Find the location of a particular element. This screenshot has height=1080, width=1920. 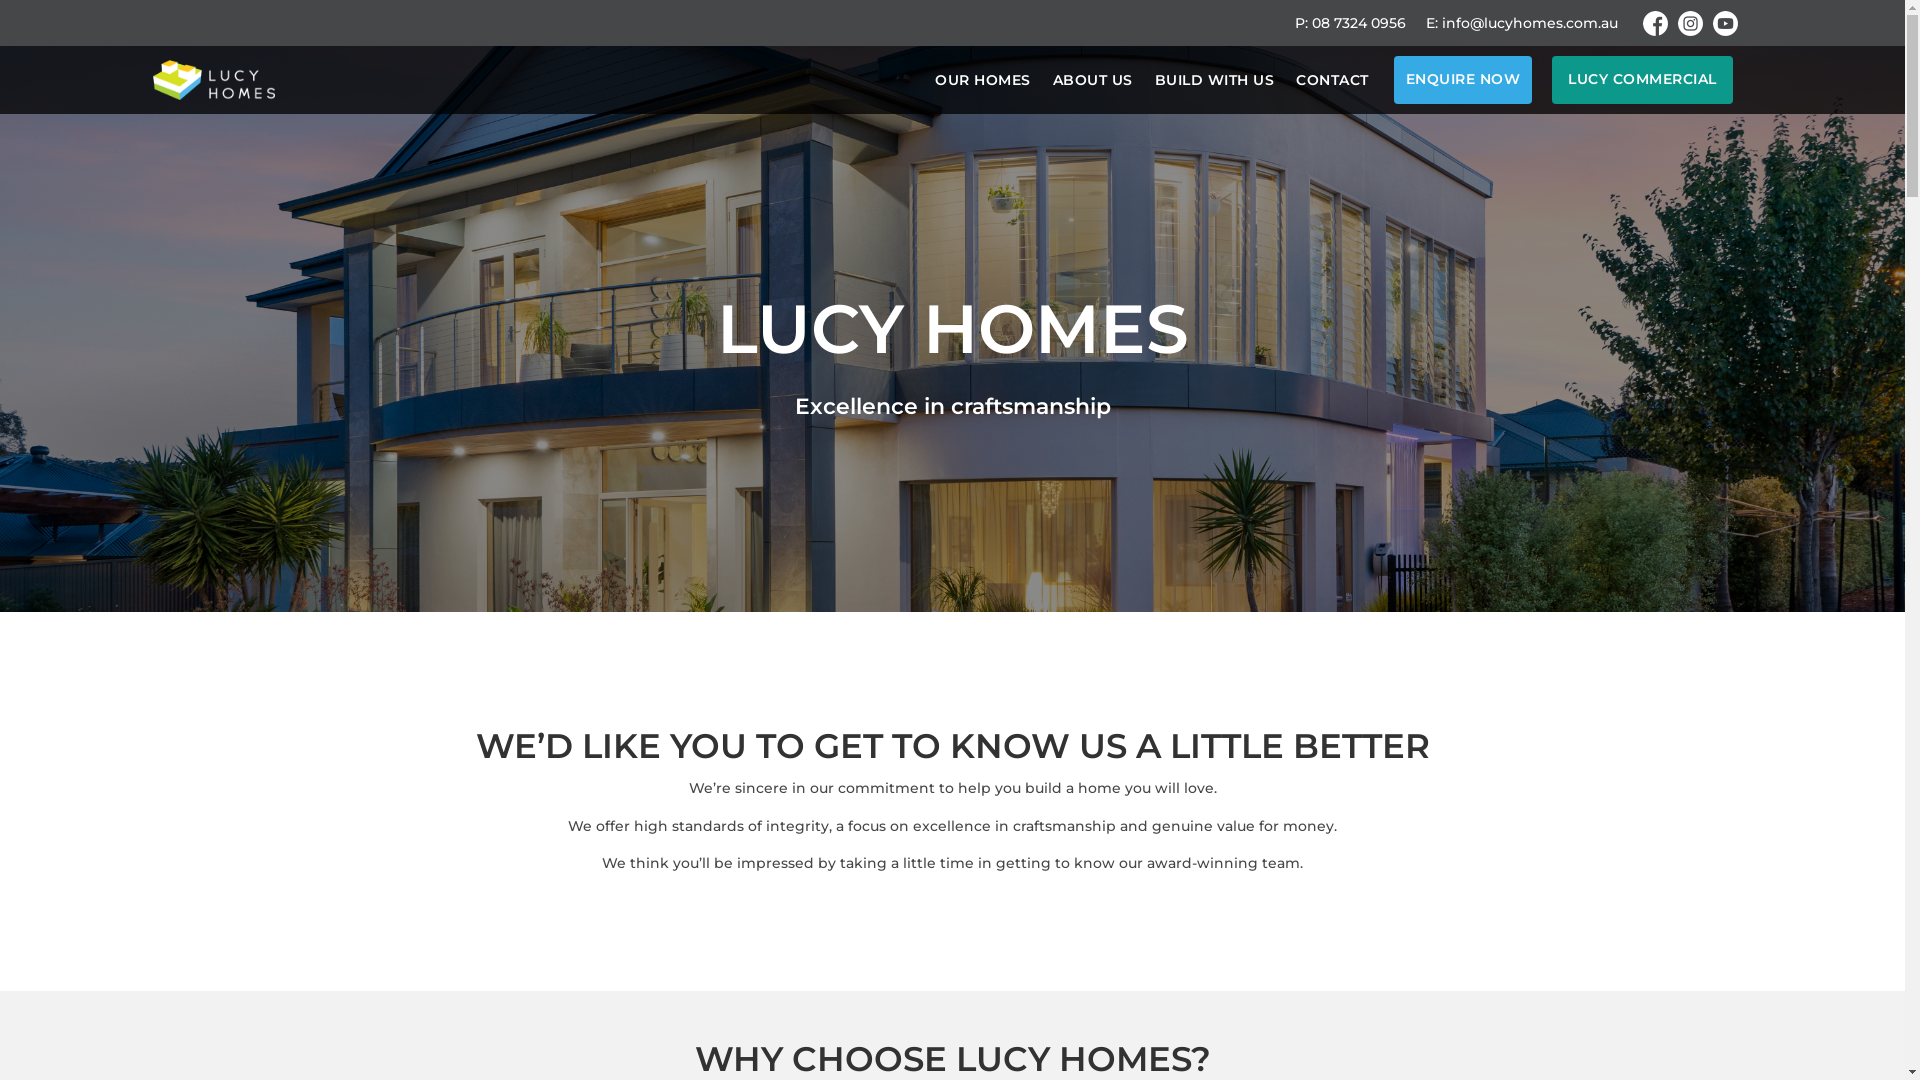

'ABOUT US' is located at coordinates (1050, 79).